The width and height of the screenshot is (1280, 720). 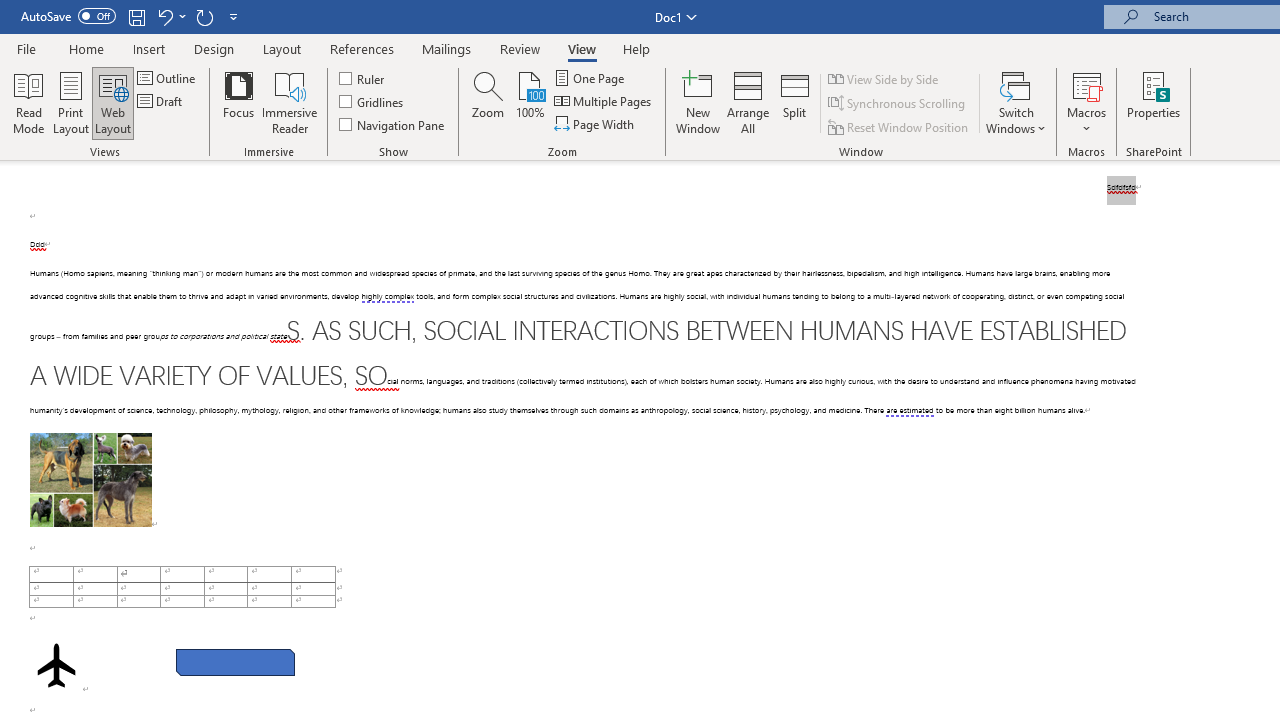 What do you see at coordinates (603, 101) in the screenshot?
I see `'Multiple Pages'` at bounding box center [603, 101].